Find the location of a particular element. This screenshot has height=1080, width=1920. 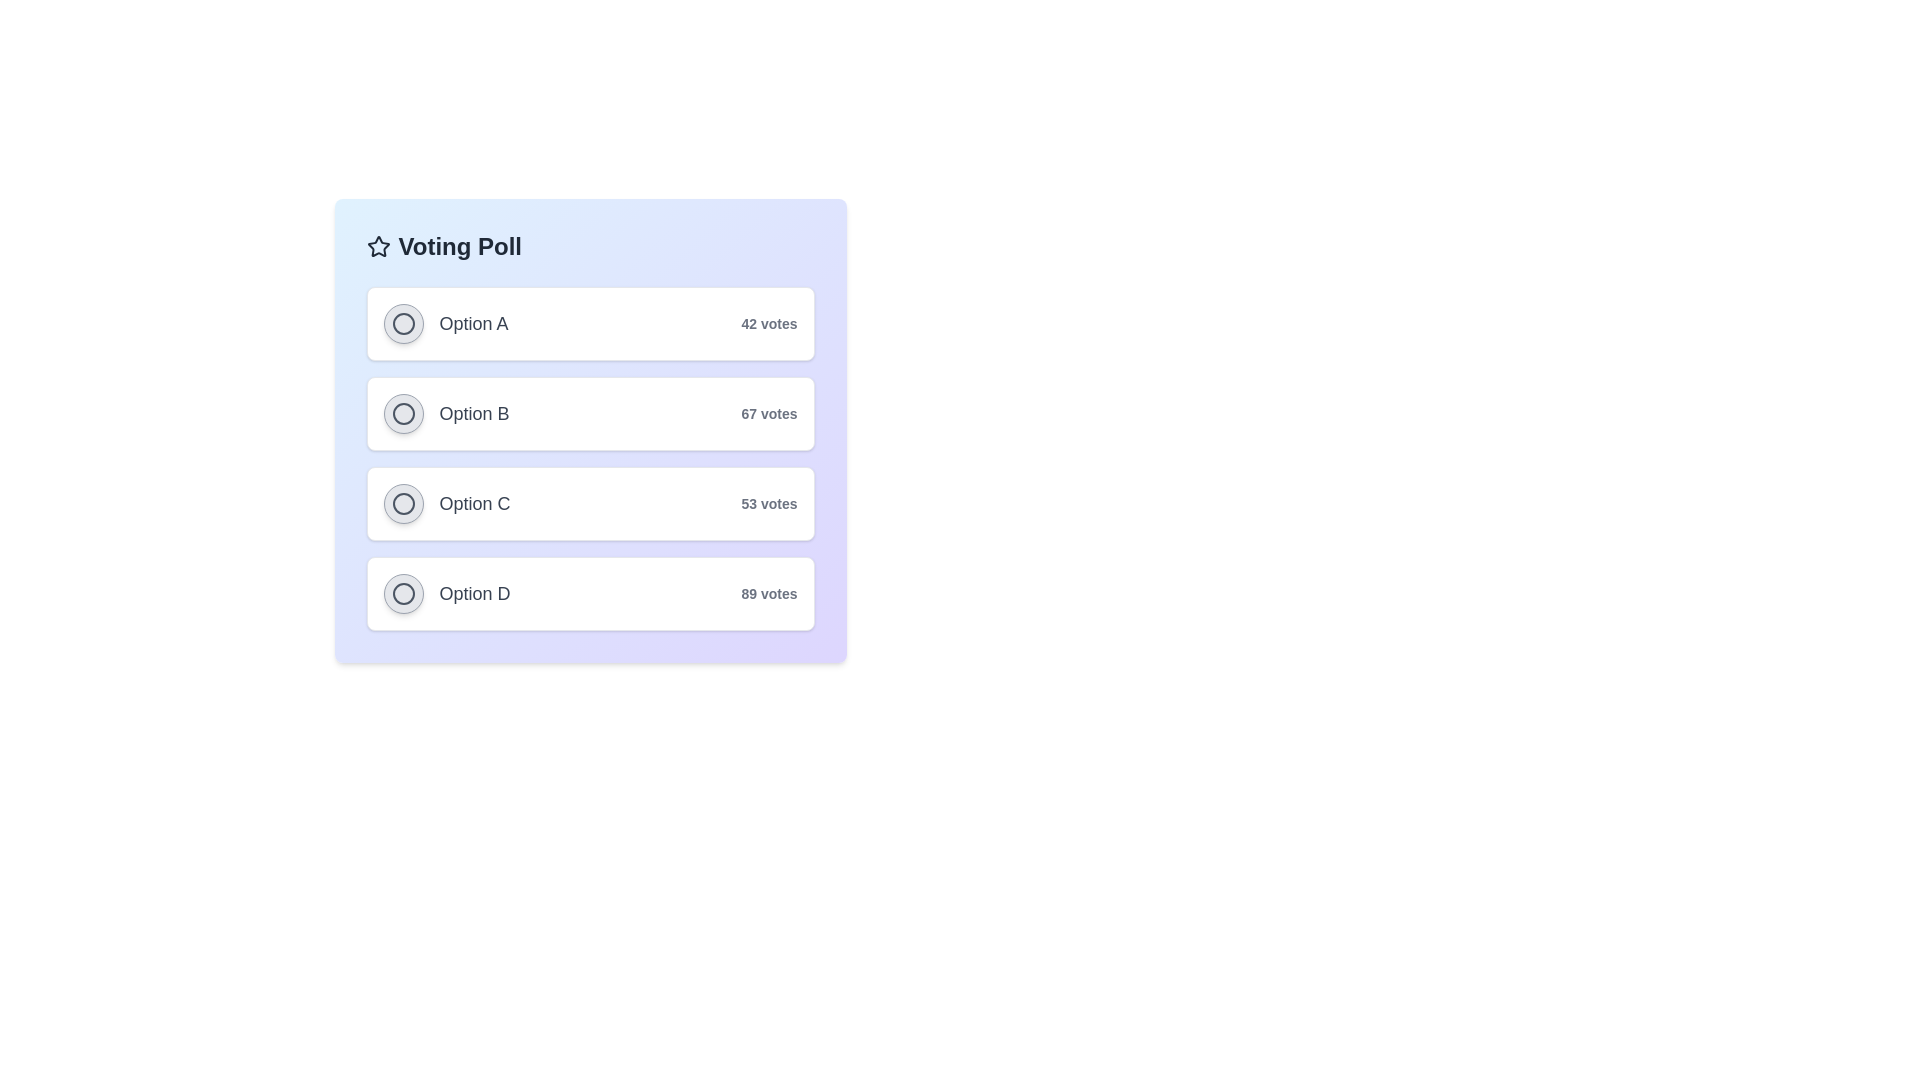

the information displayed in the text label that shows '42 votes' associated with option 'A' is located at coordinates (768, 323).